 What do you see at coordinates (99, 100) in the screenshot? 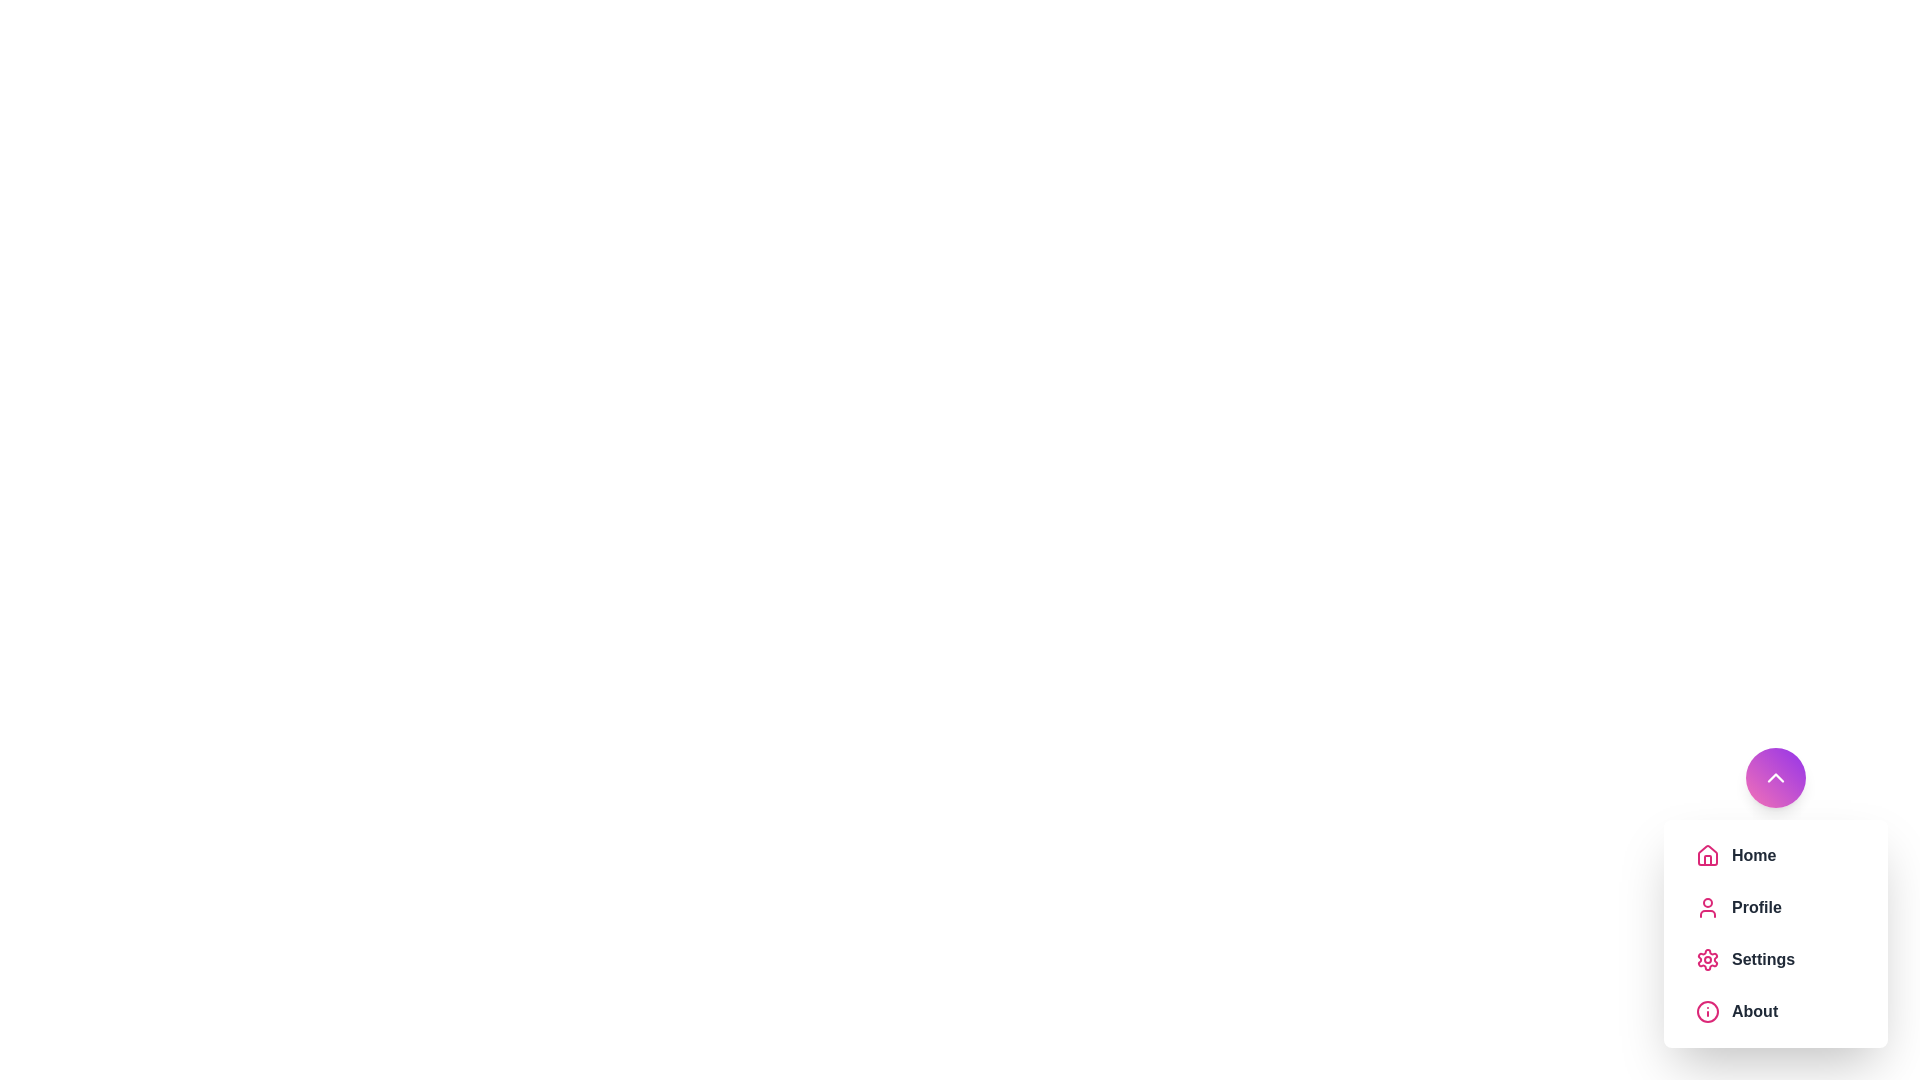
I see `the background area to inspect the menu's appearance` at bounding box center [99, 100].